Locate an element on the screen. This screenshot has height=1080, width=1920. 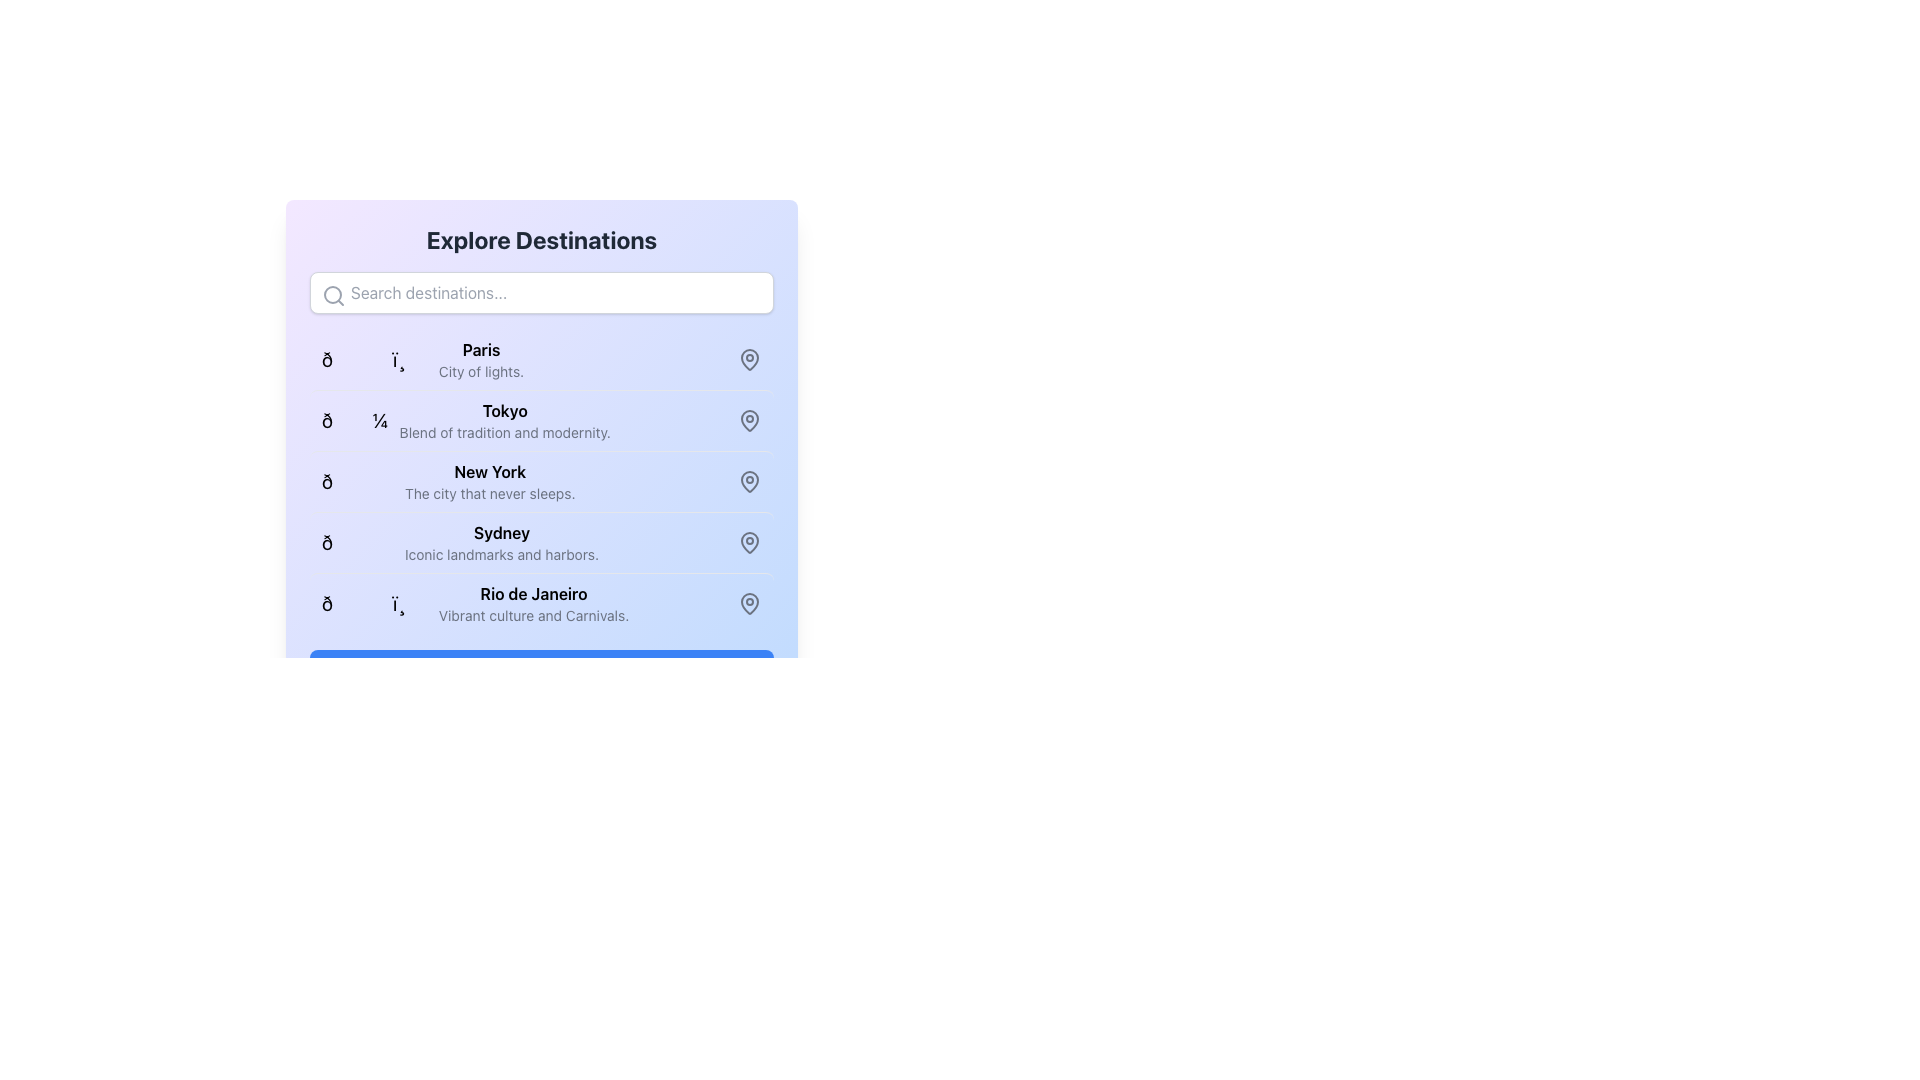
the blue button labeled 'Selected Items (0)' with rounded corners located at the bottom of the interface is located at coordinates (542, 670).